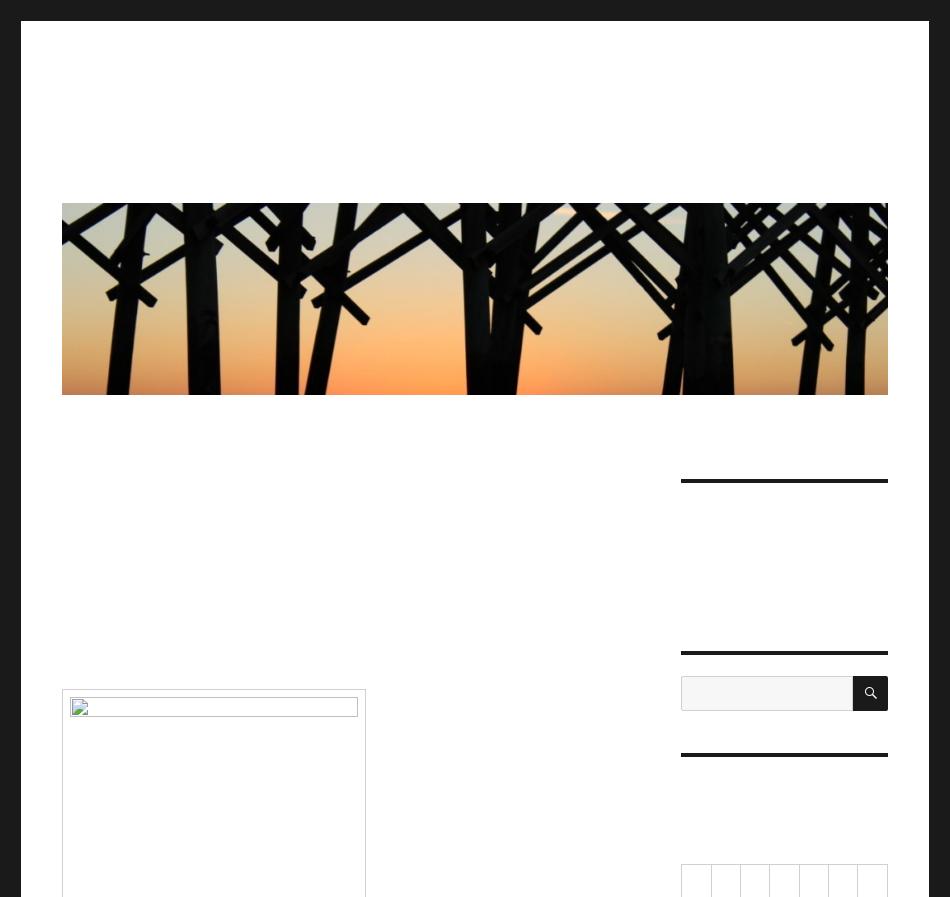 Image resolution: width=950 pixels, height=897 pixels. What do you see at coordinates (783, 881) in the screenshot?
I see `'W'` at bounding box center [783, 881].